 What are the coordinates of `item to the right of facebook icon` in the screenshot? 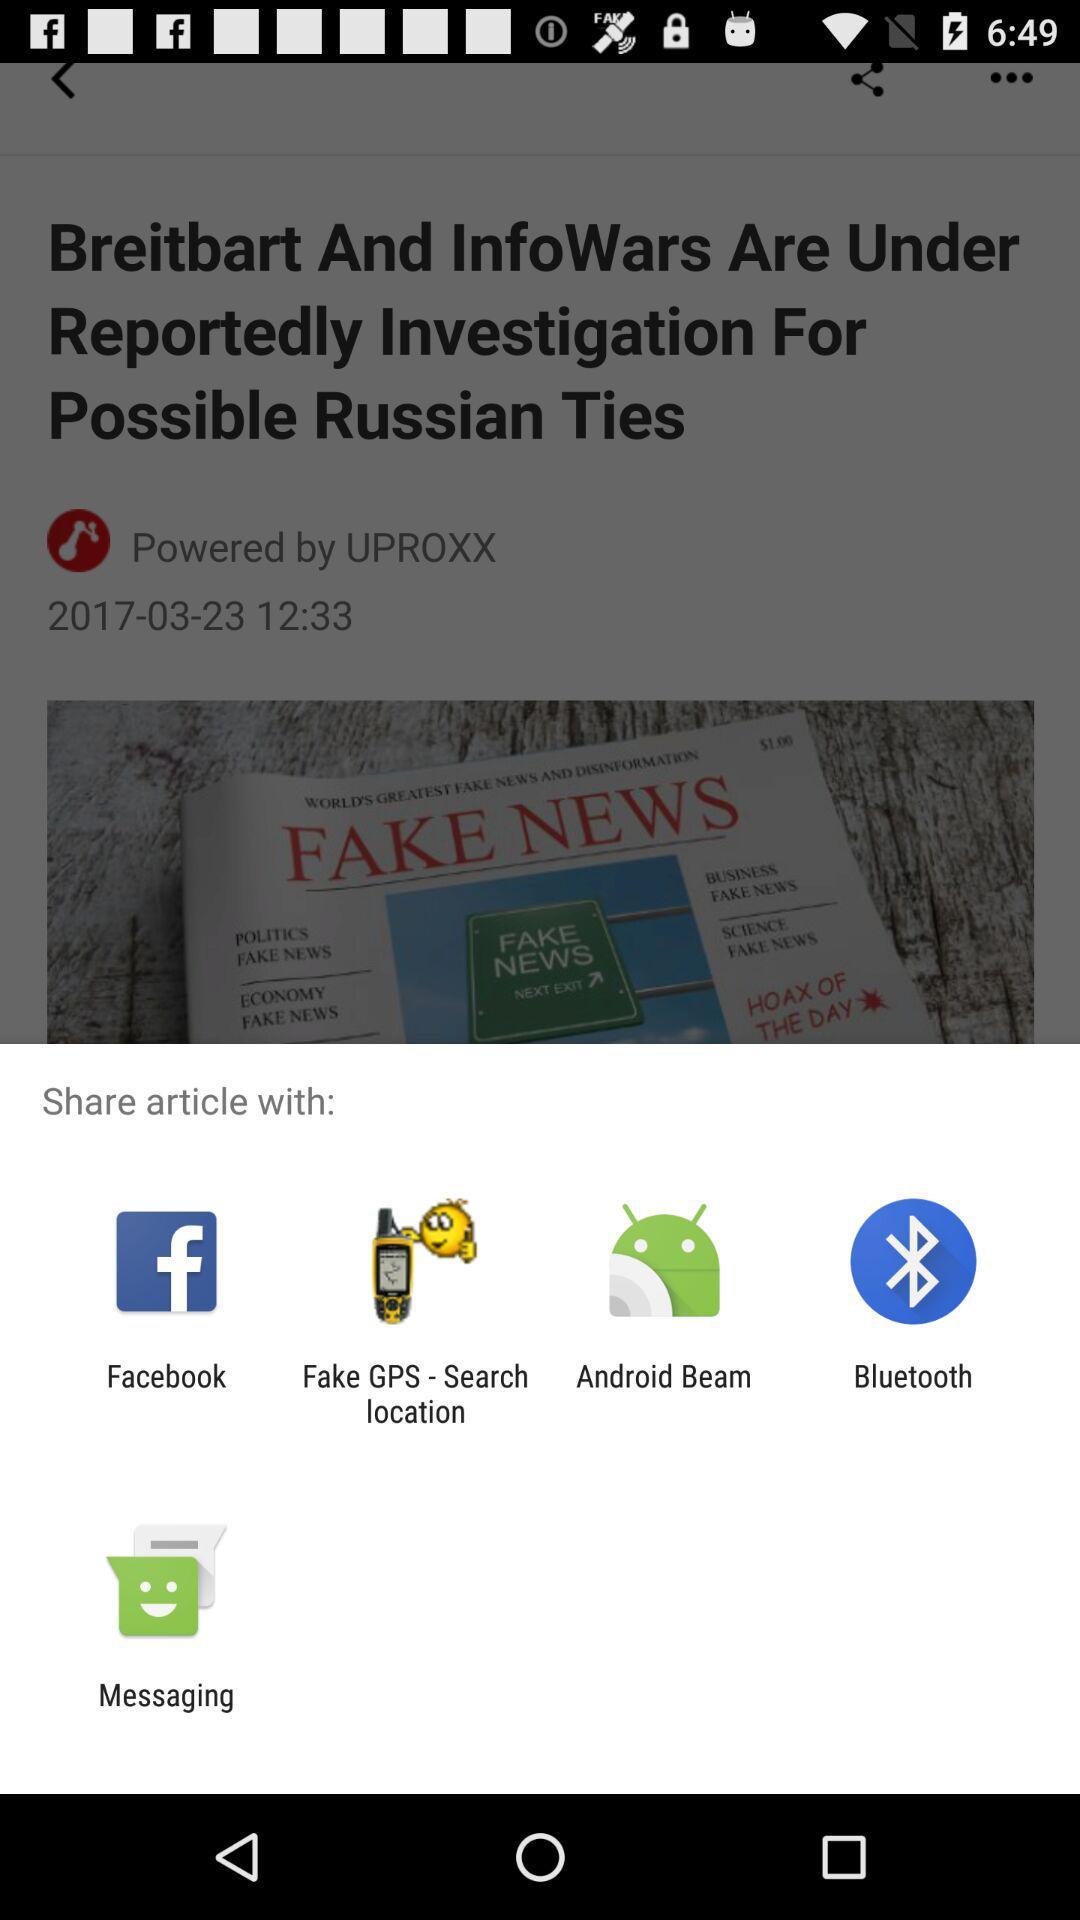 It's located at (414, 1392).